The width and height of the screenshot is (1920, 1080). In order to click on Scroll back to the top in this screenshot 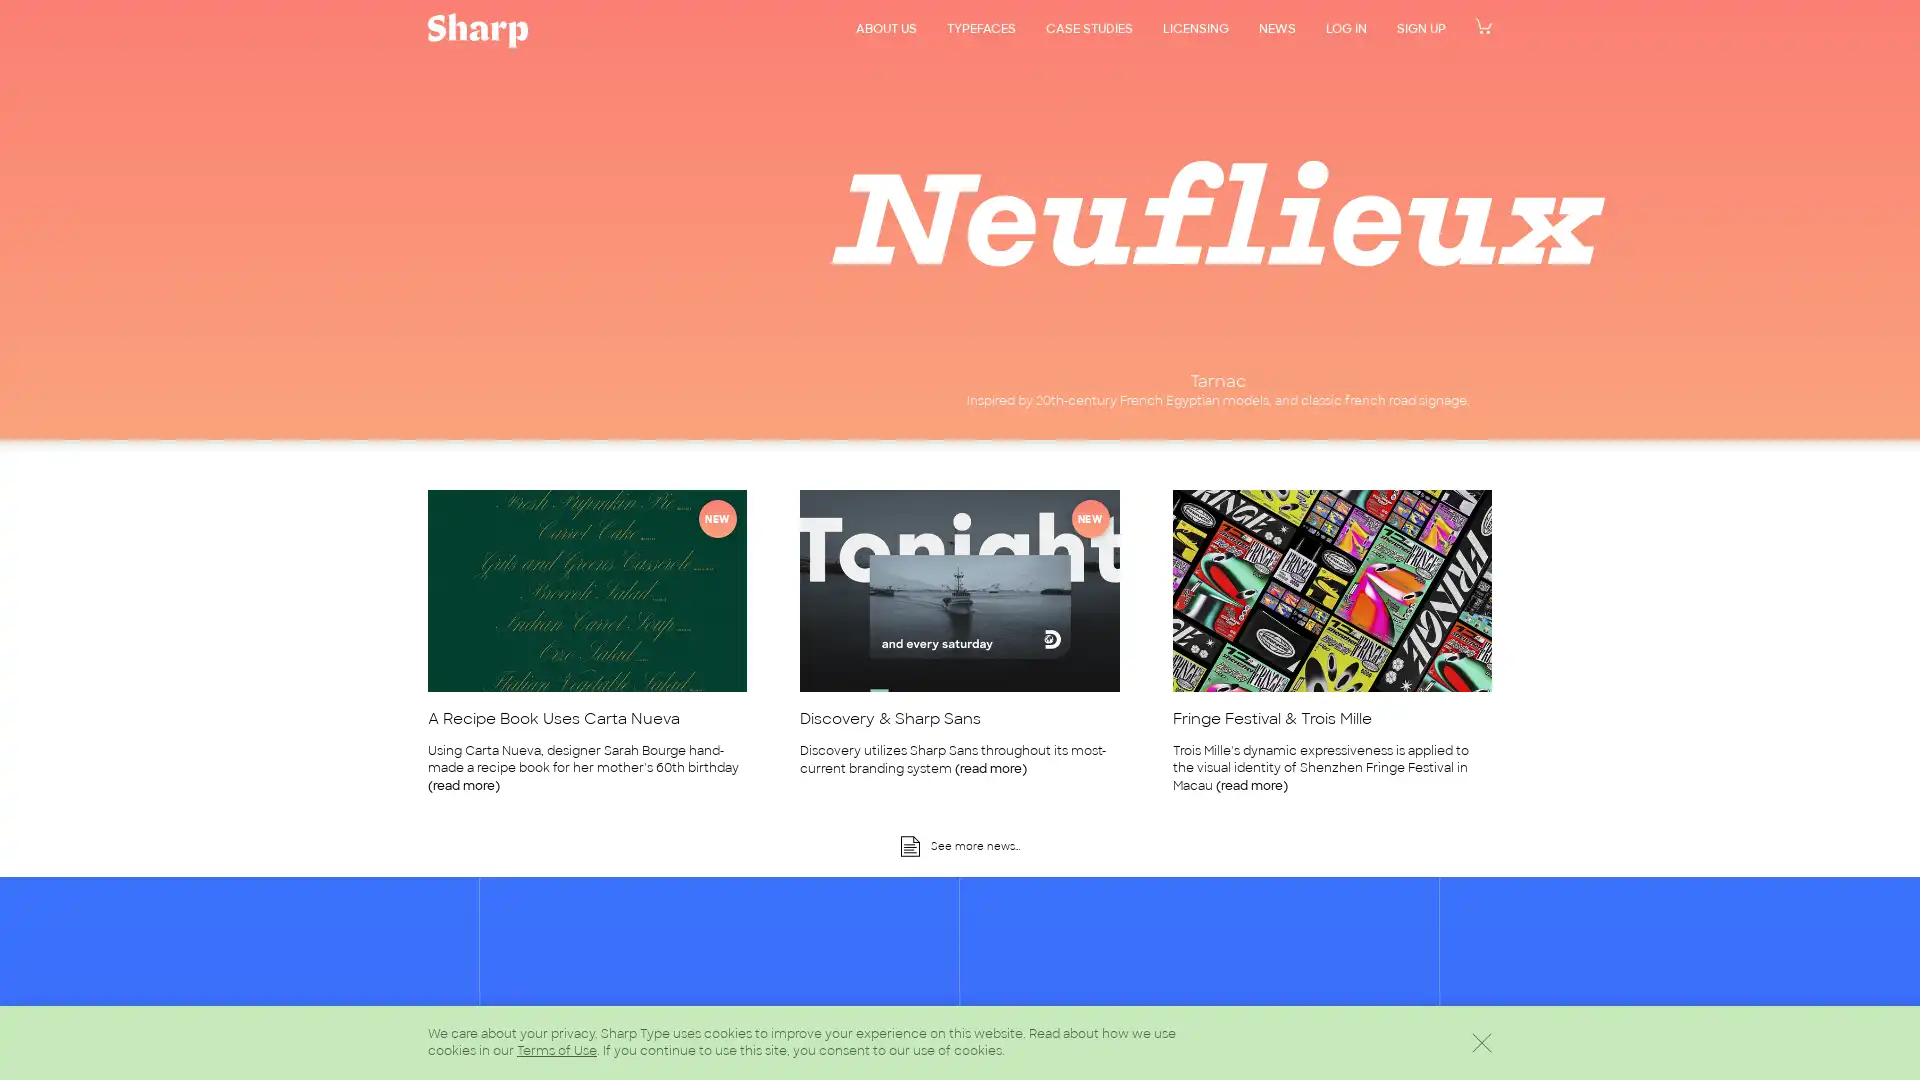, I will do `click(1884, 1044)`.